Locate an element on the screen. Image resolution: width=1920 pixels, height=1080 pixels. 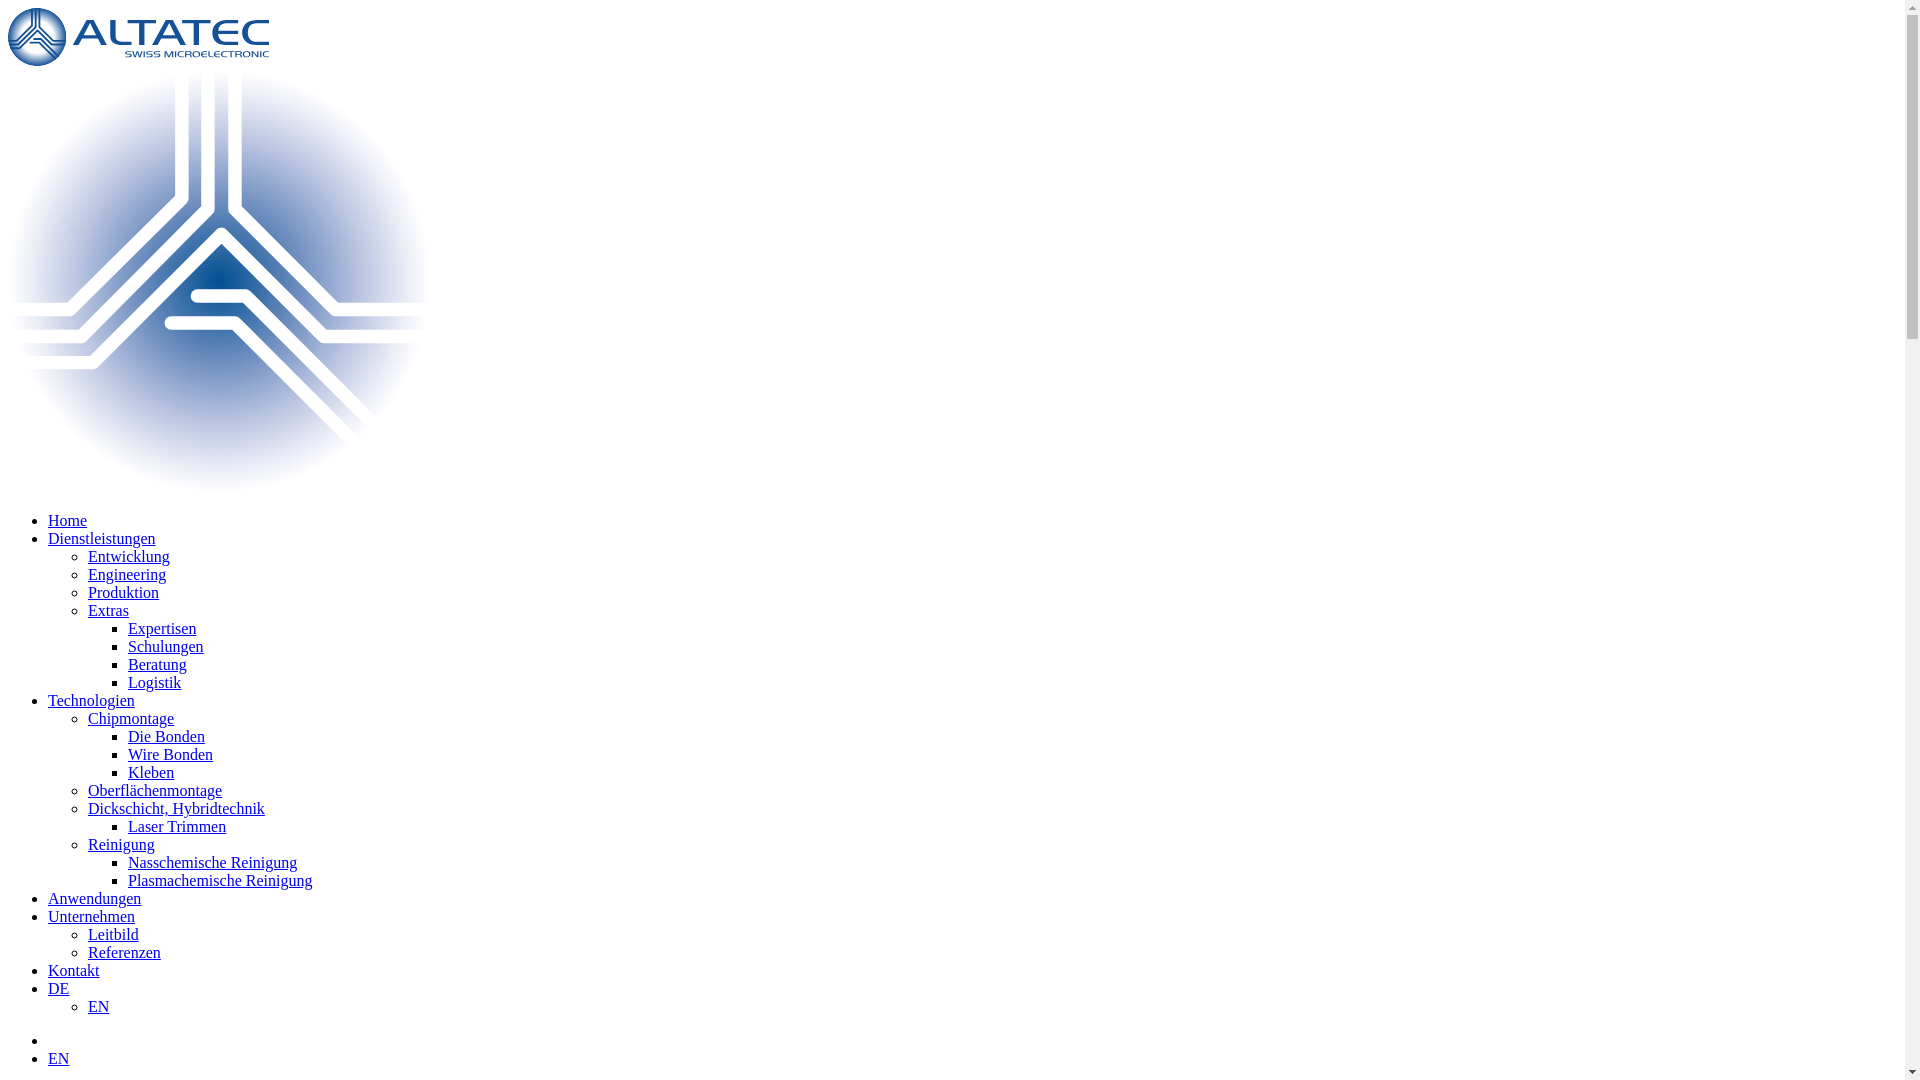
'Kontakt' is located at coordinates (73, 969).